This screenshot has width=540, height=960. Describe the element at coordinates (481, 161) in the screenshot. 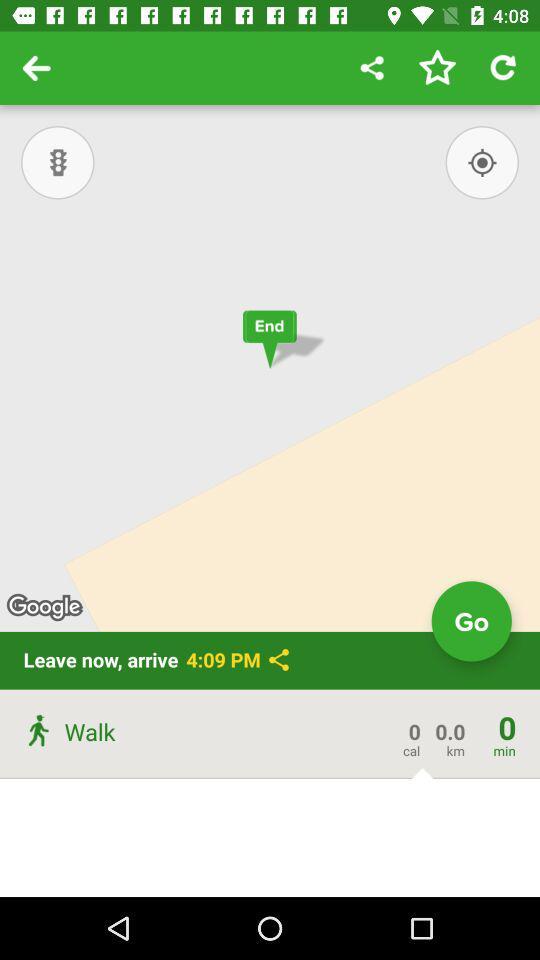

I see `the location_crosshair icon` at that location.